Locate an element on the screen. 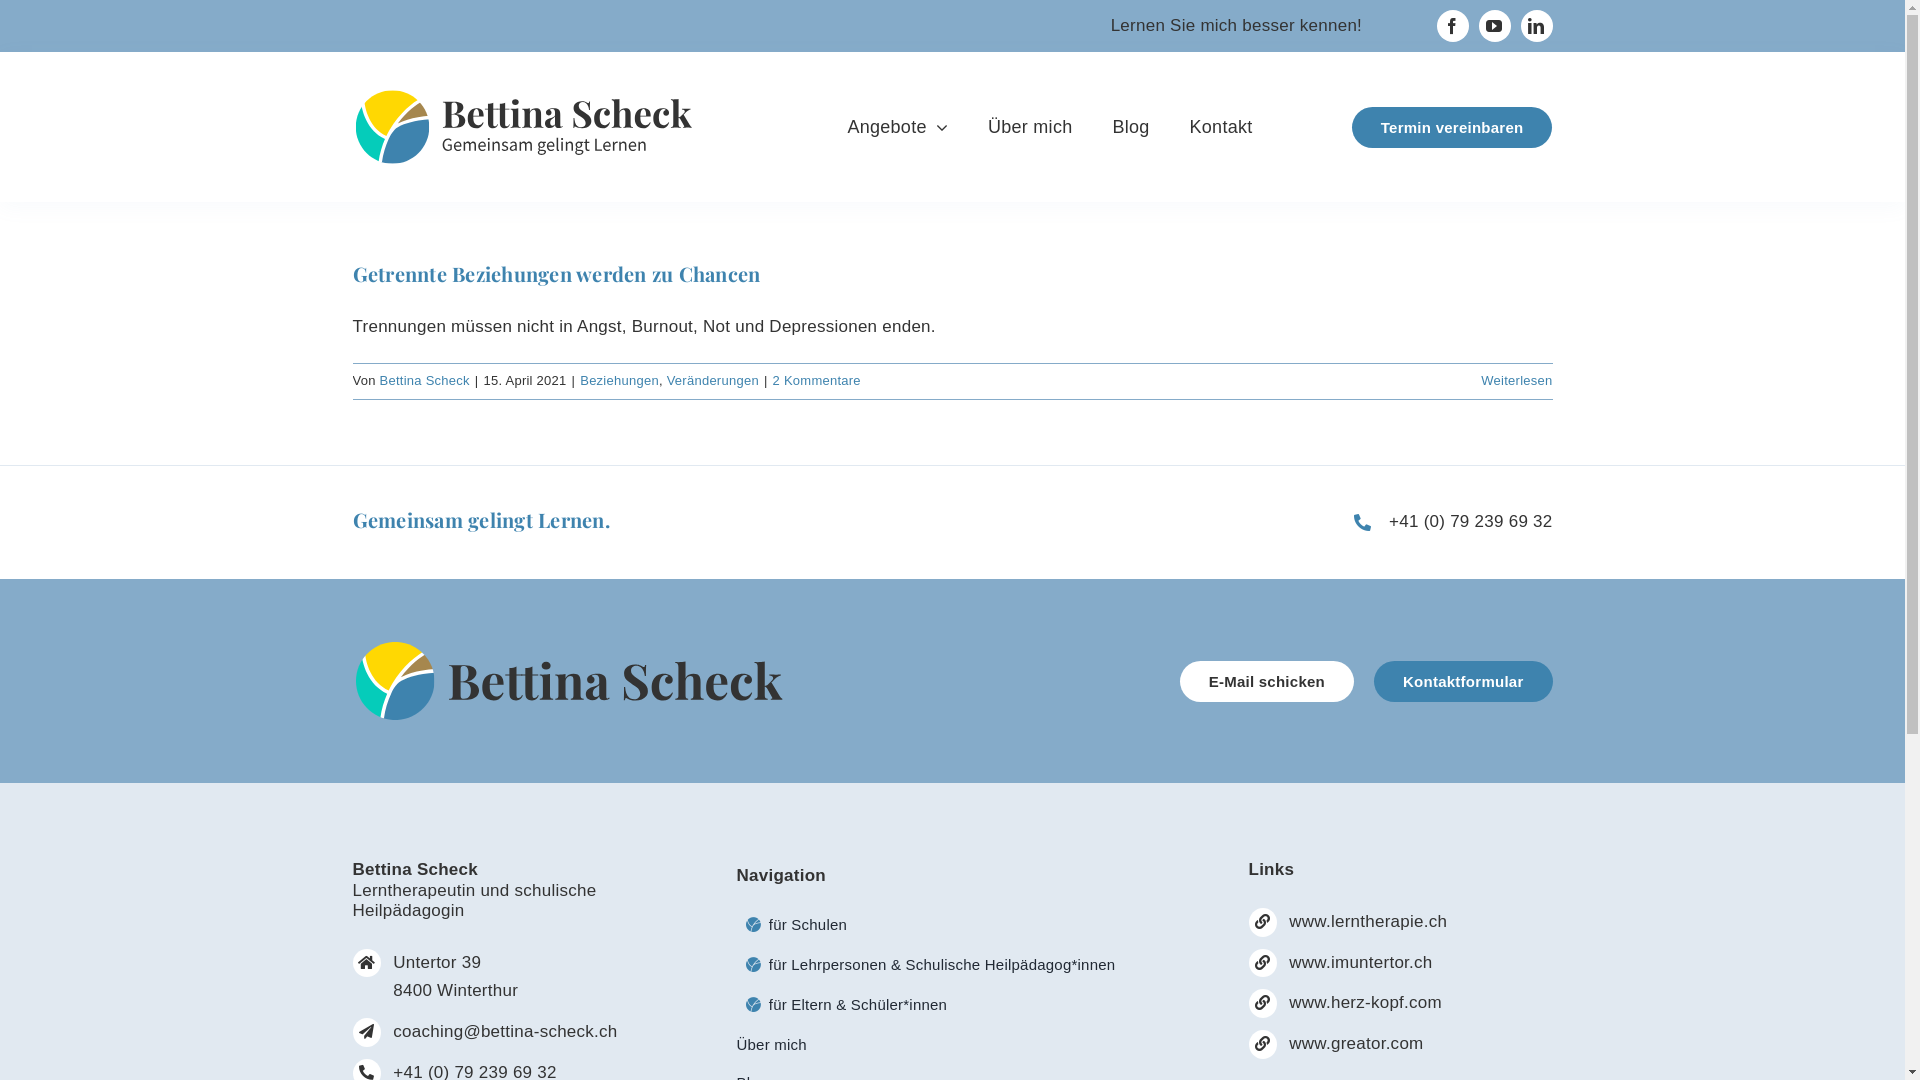 The height and width of the screenshot is (1080, 1920). 'www.greator.com' is located at coordinates (1356, 1042).